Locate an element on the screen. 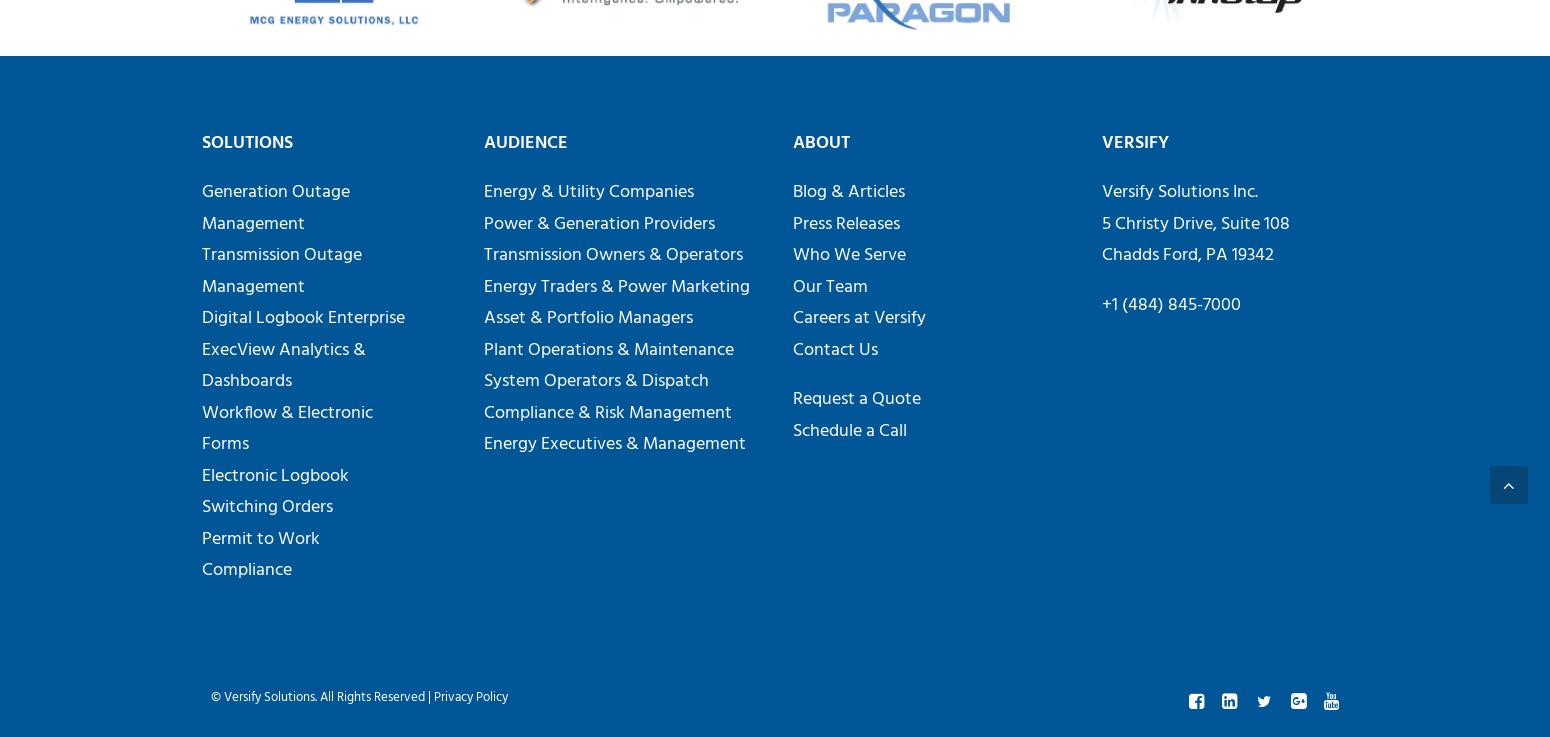  'Contact Us' is located at coordinates (791, 348).